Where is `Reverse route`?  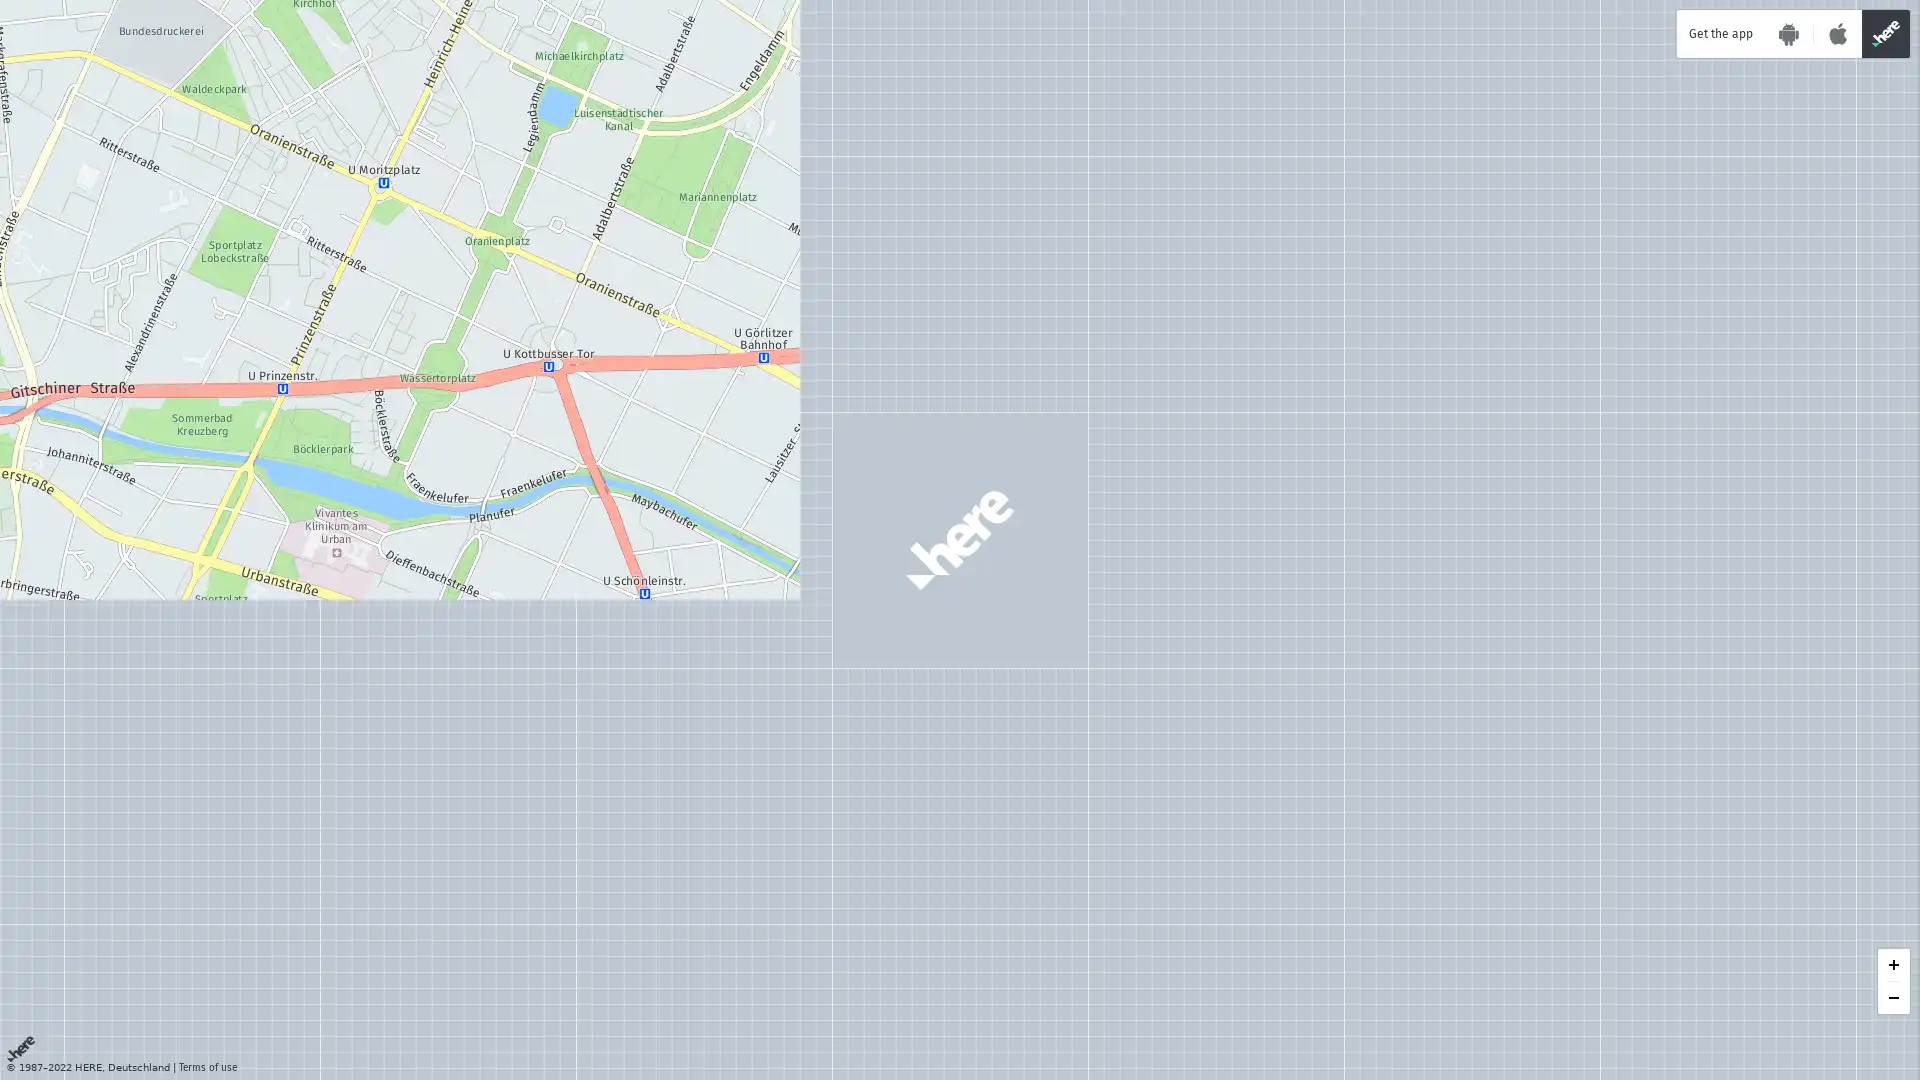
Reverse route is located at coordinates (321, 56).